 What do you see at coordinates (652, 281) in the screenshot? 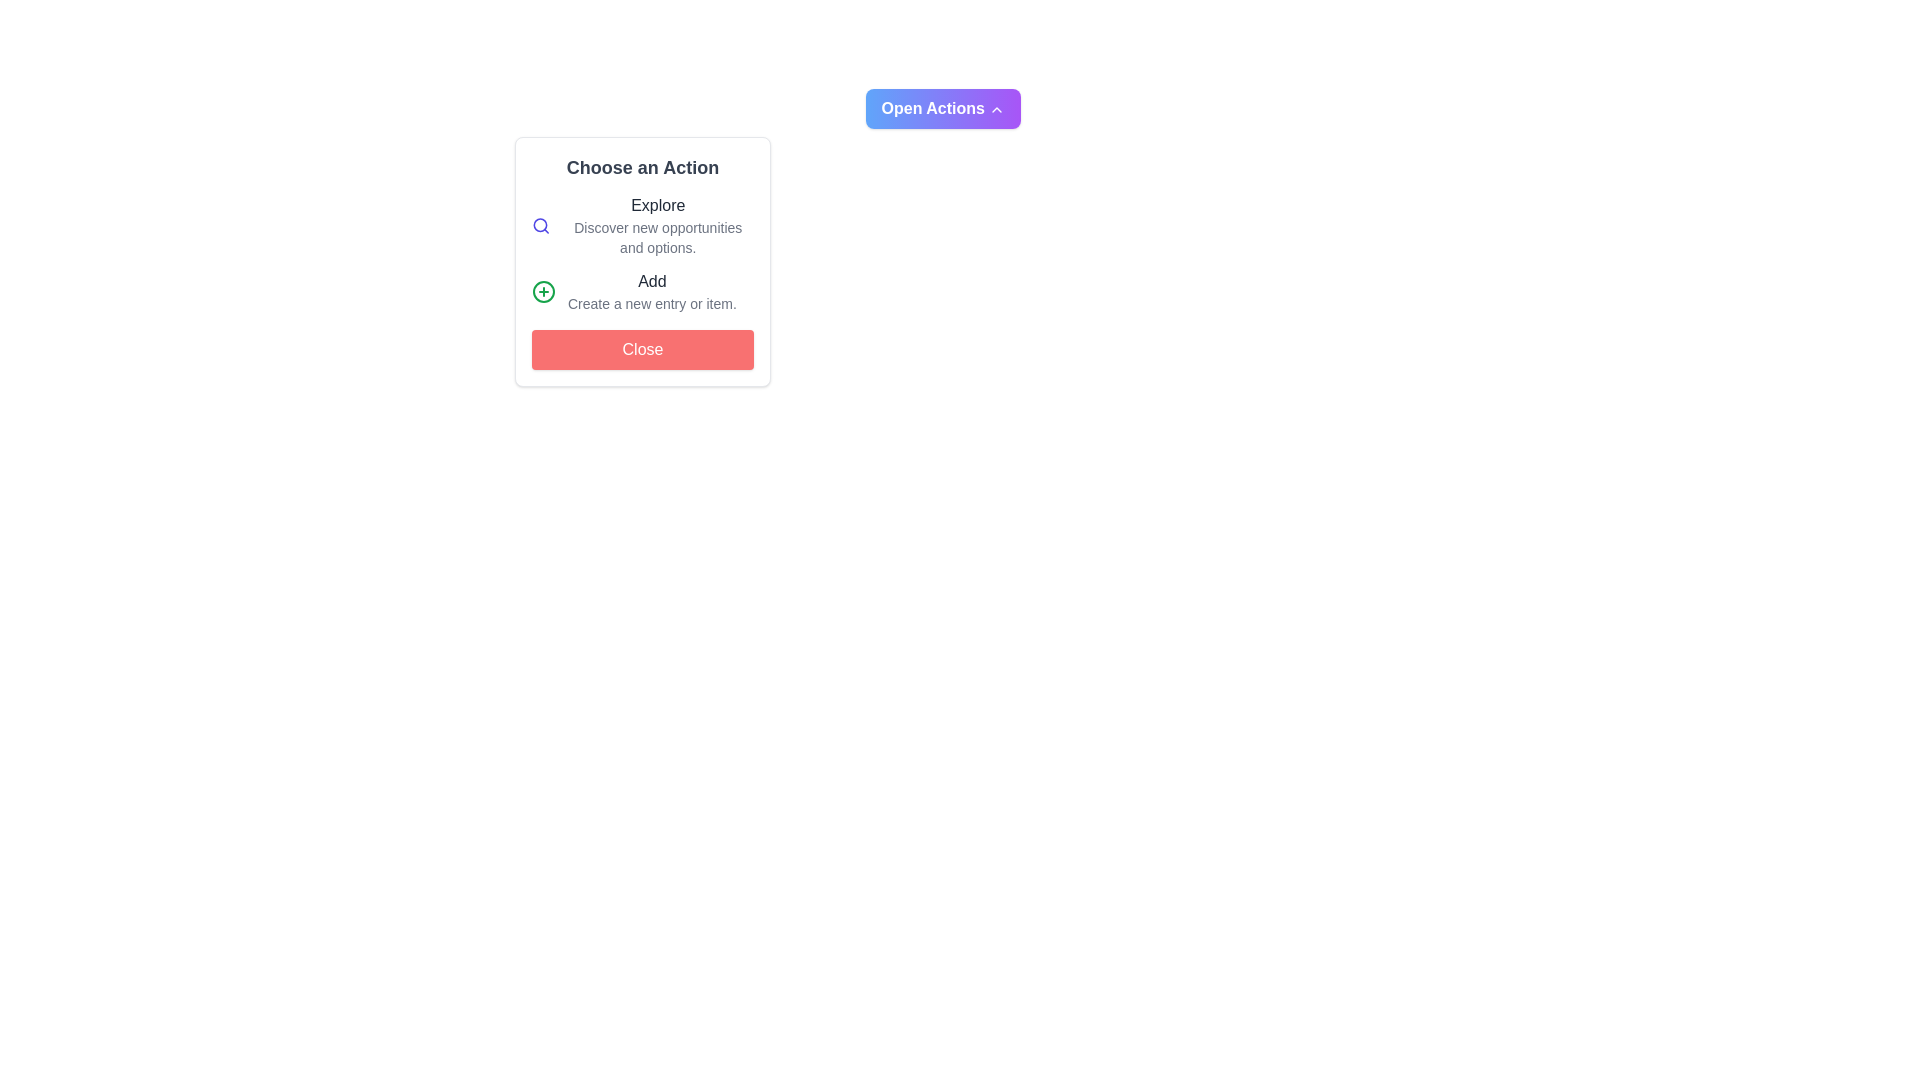
I see `the 'Add' text label located in the 'Choose an Action' modal, which is styled in grayish-black and situated centrally between a magnifying glass icon and a pink 'Close' button` at bounding box center [652, 281].